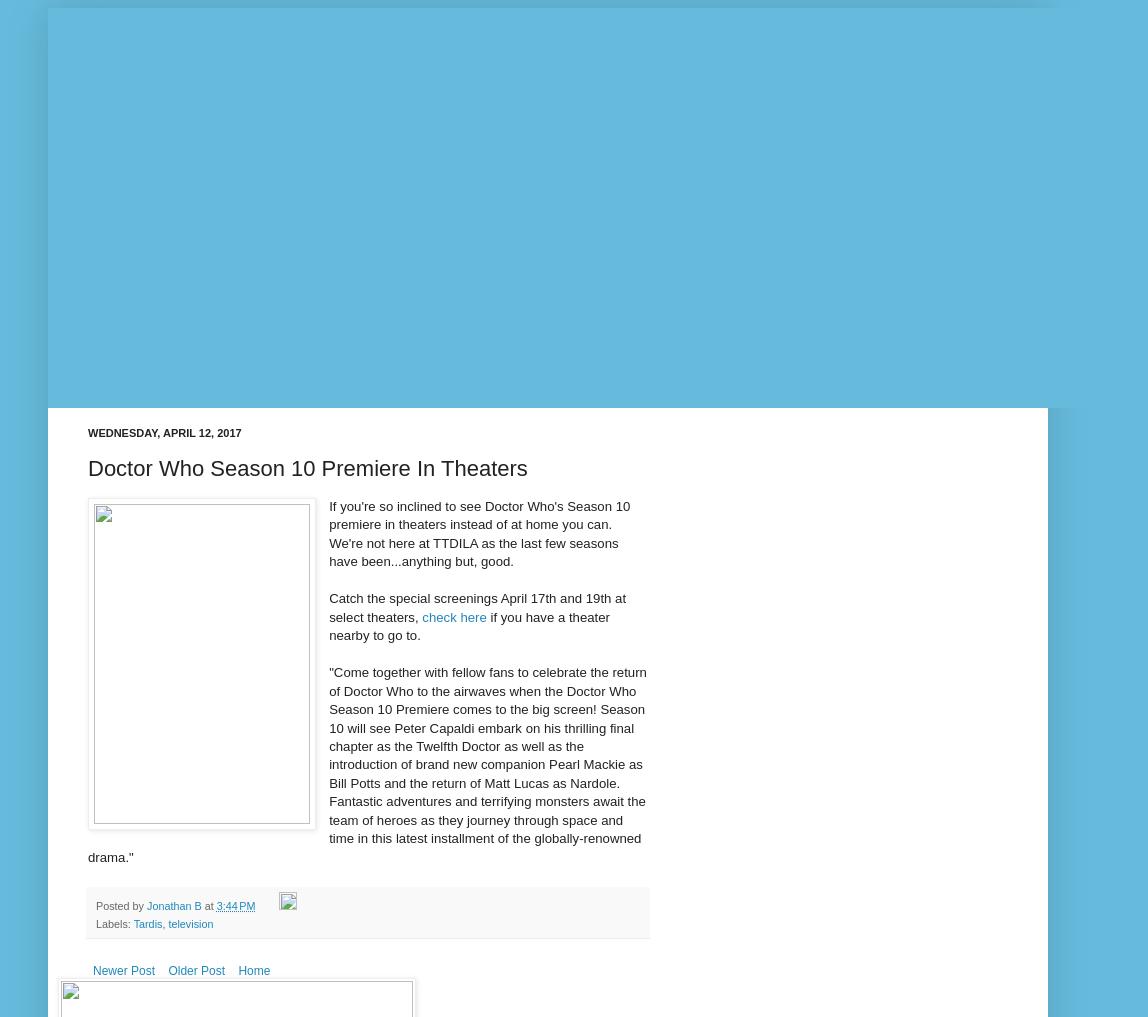 This screenshot has width=1148, height=1017. I want to click on 'Wednesday, April 12, 2017', so click(164, 433).